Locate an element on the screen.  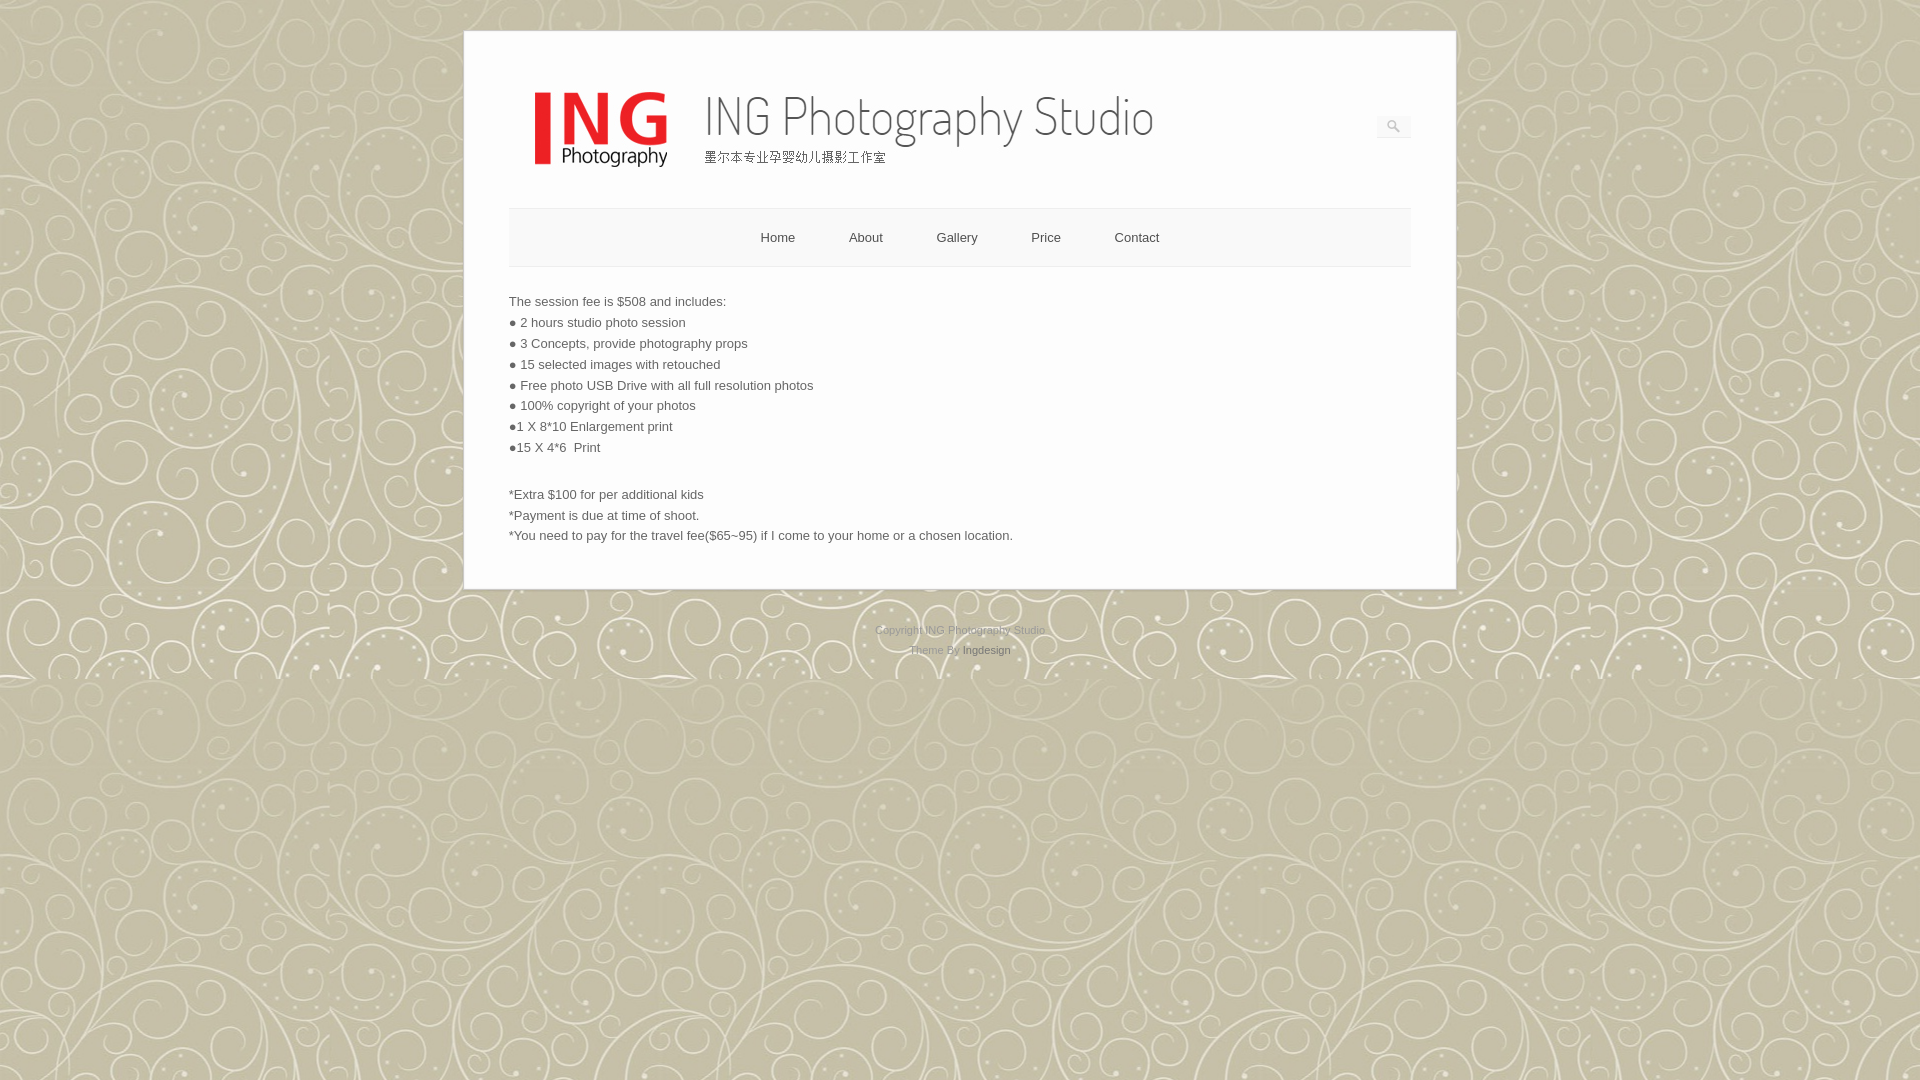
'Price' is located at coordinates (1031, 236).